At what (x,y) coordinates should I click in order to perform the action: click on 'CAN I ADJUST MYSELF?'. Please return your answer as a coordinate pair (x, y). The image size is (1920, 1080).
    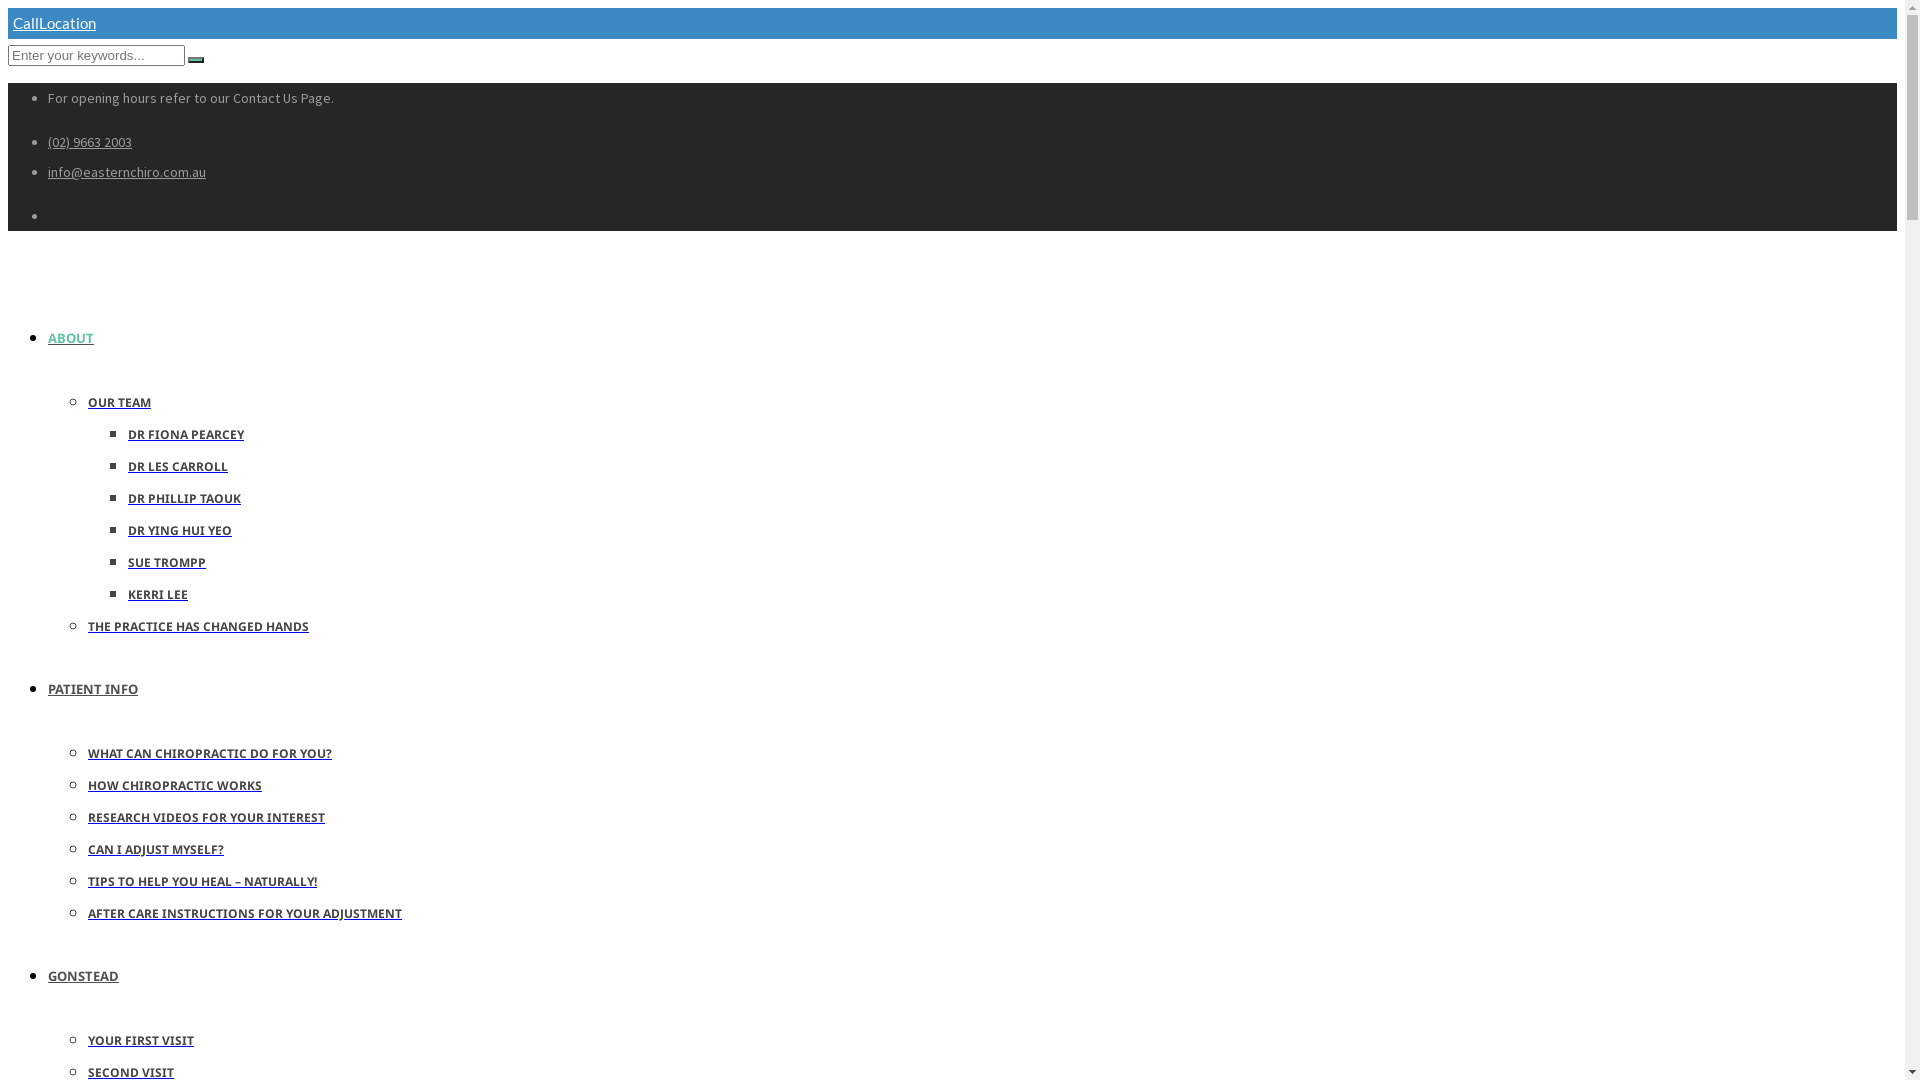
    Looking at the image, I should click on (155, 849).